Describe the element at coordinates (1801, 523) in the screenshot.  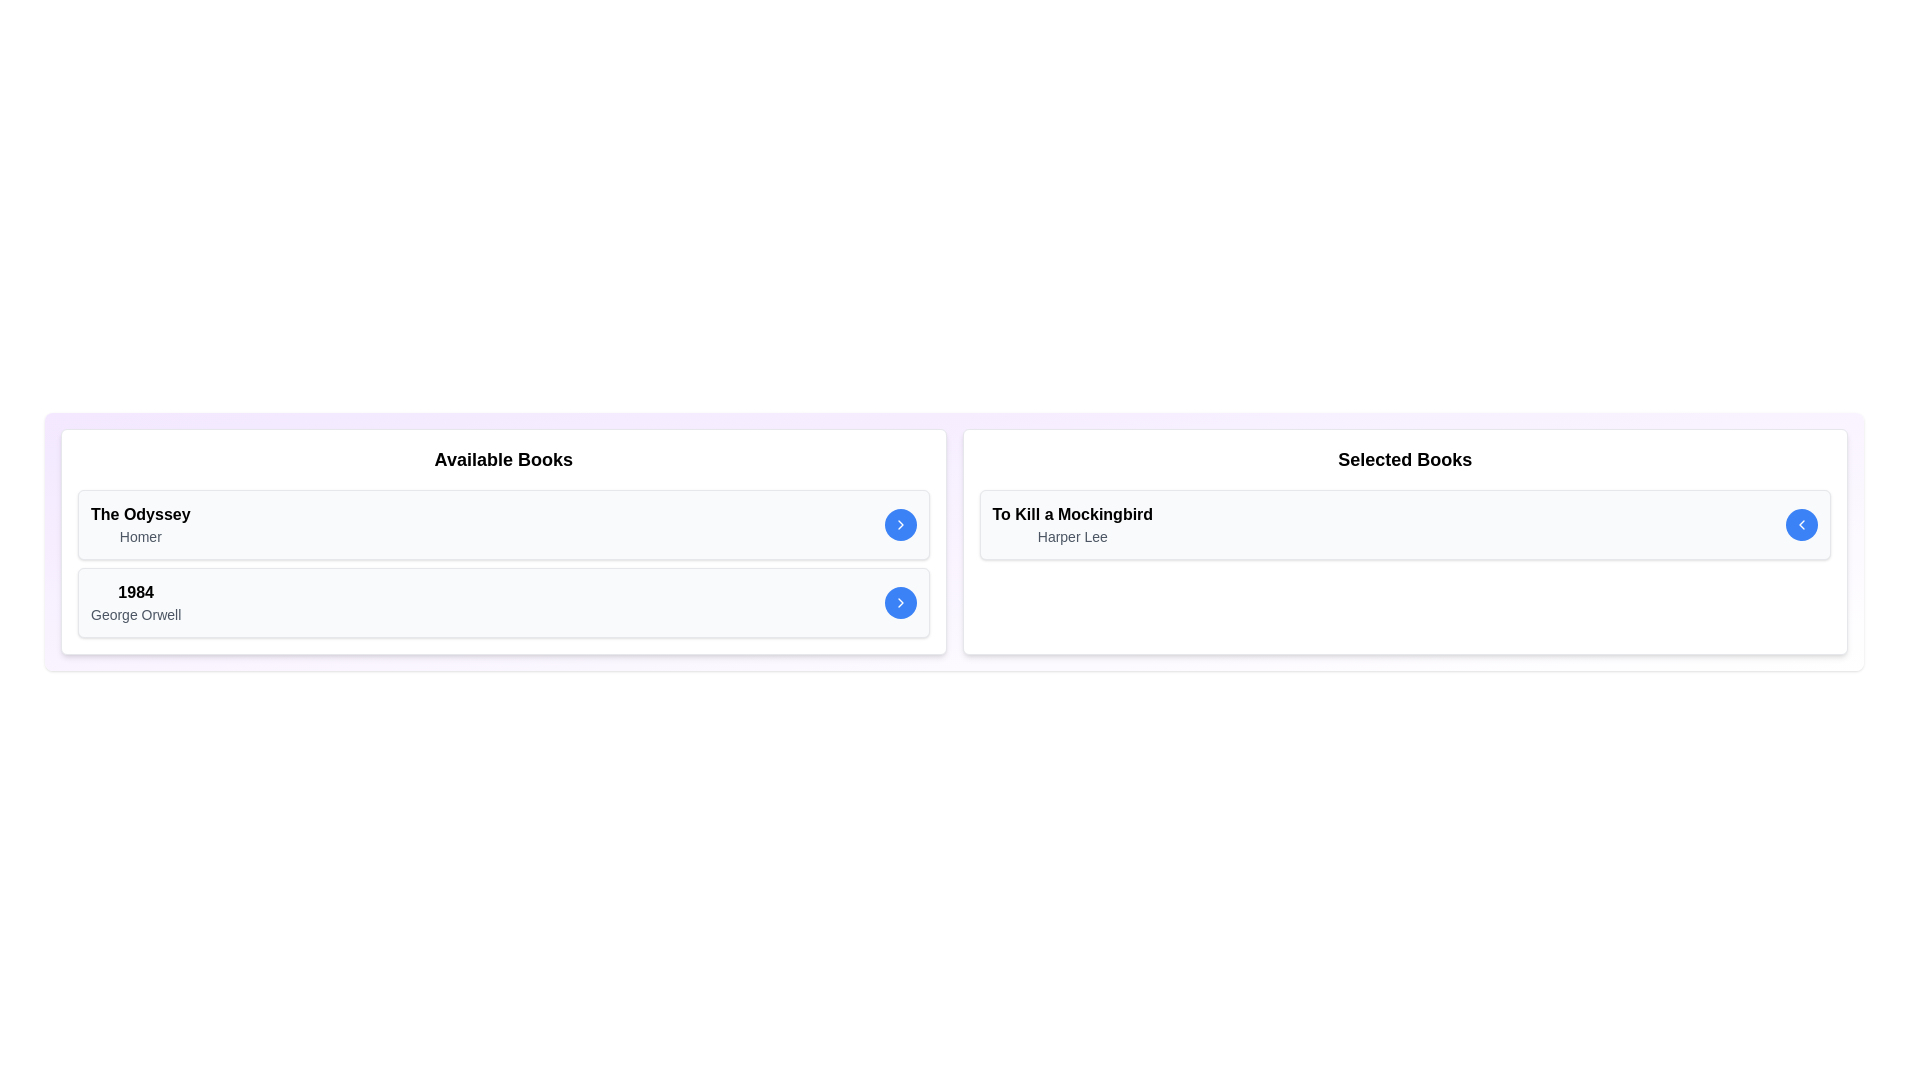
I see `arrow button for the book titled 'To Kill a Mockingbird' to transfer it to the other list` at that location.